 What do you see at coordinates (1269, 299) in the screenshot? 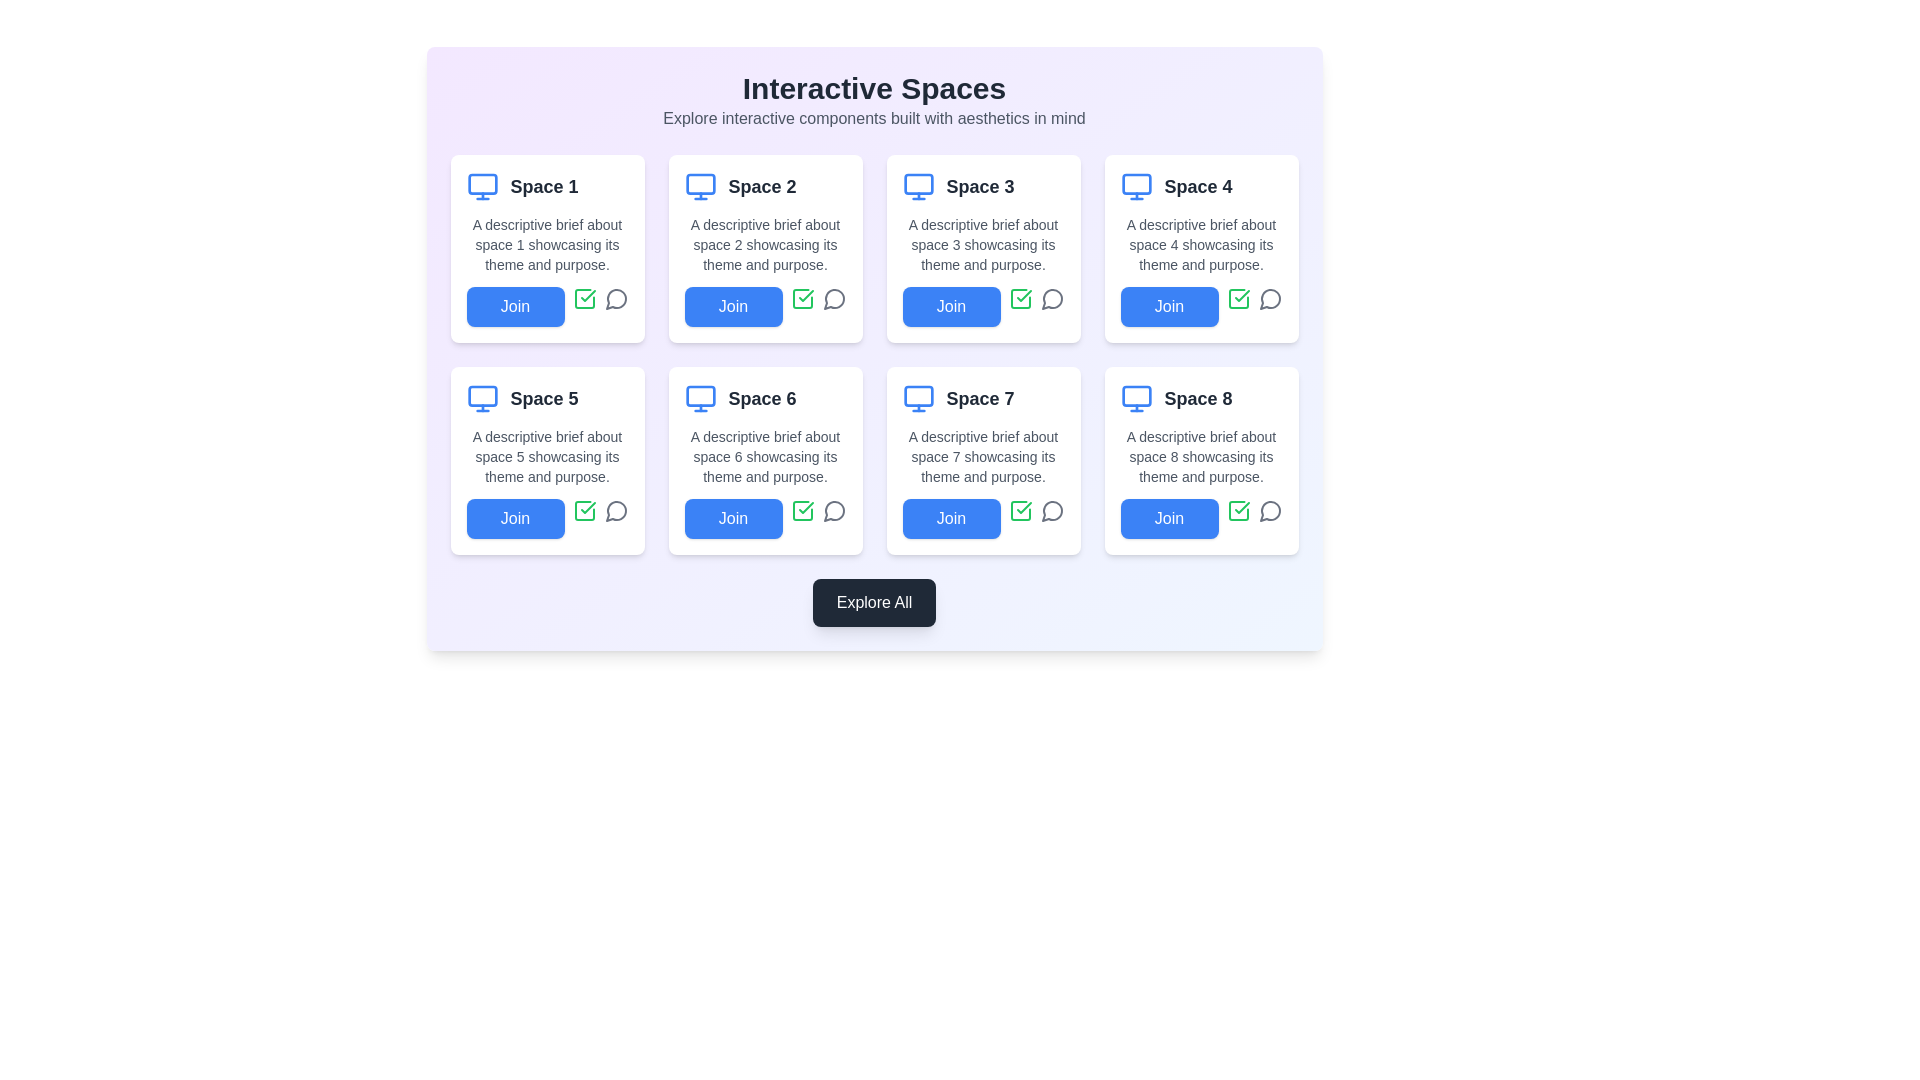
I see `the circular icon button for messaging or commenting functionality located in the top row of the 'Space 4' card, which is the last interactive element in the group` at bounding box center [1269, 299].